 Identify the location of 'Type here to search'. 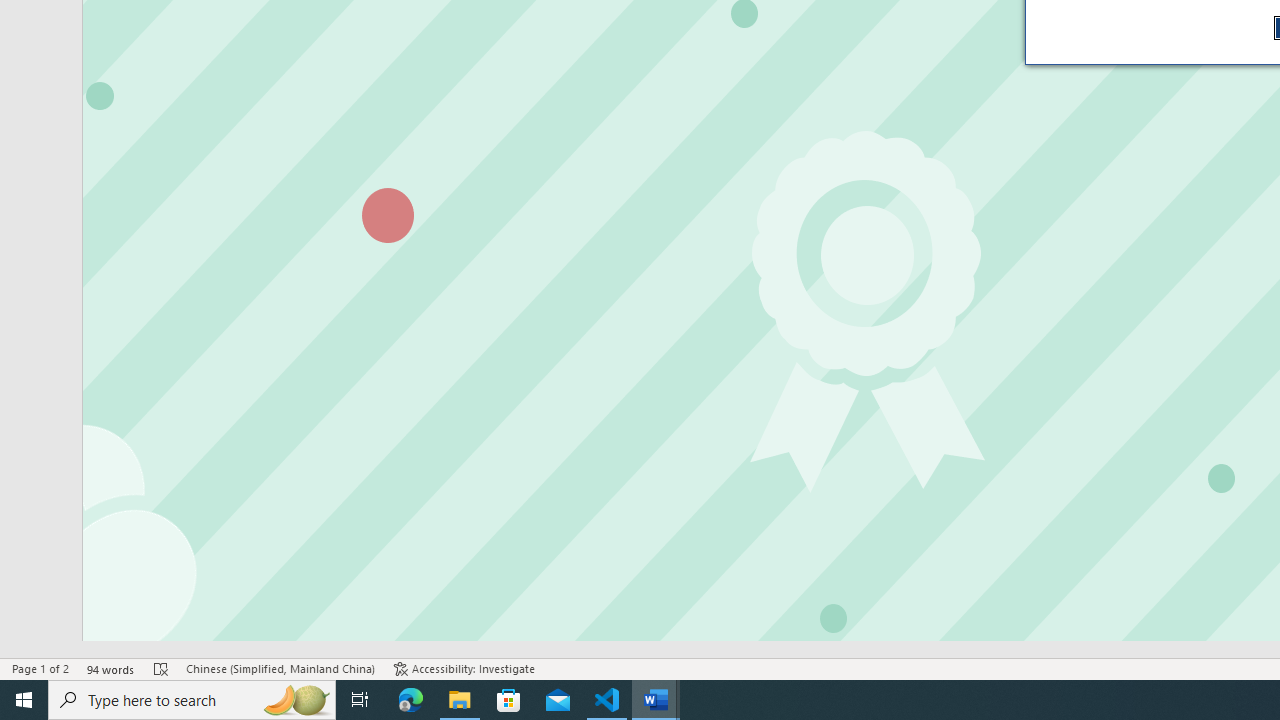
(192, 698).